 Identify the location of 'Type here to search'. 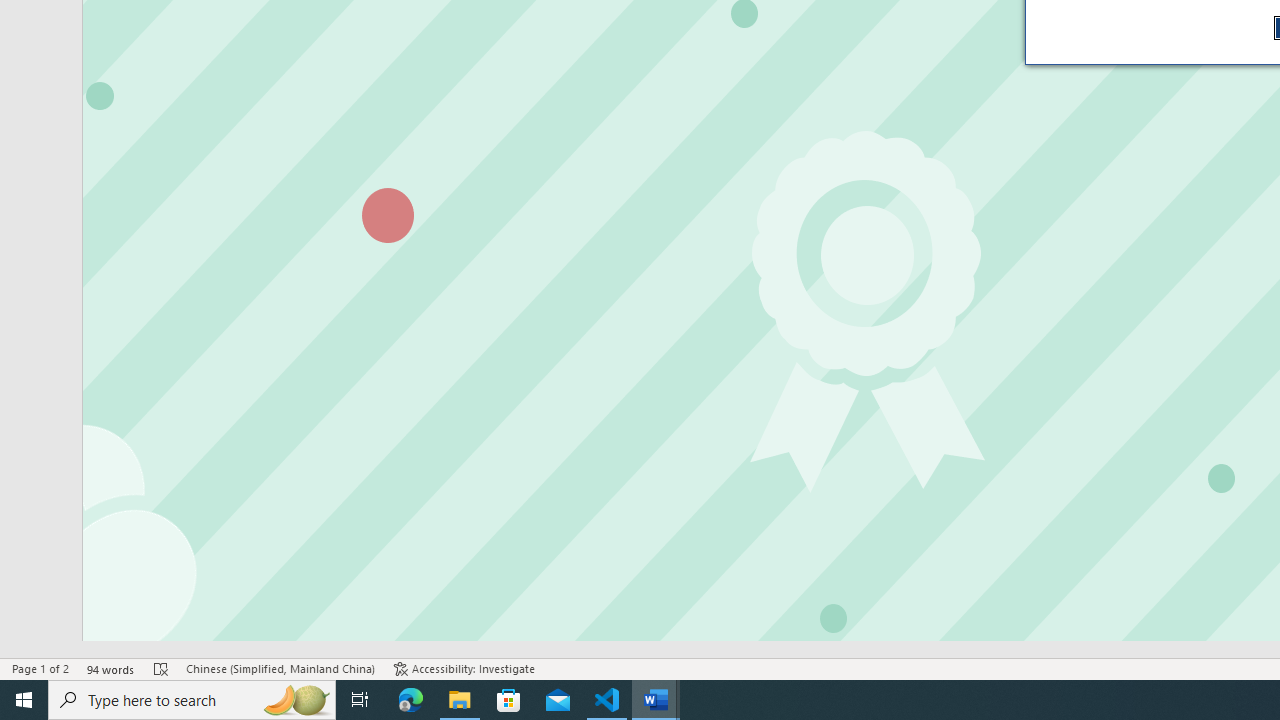
(192, 698).